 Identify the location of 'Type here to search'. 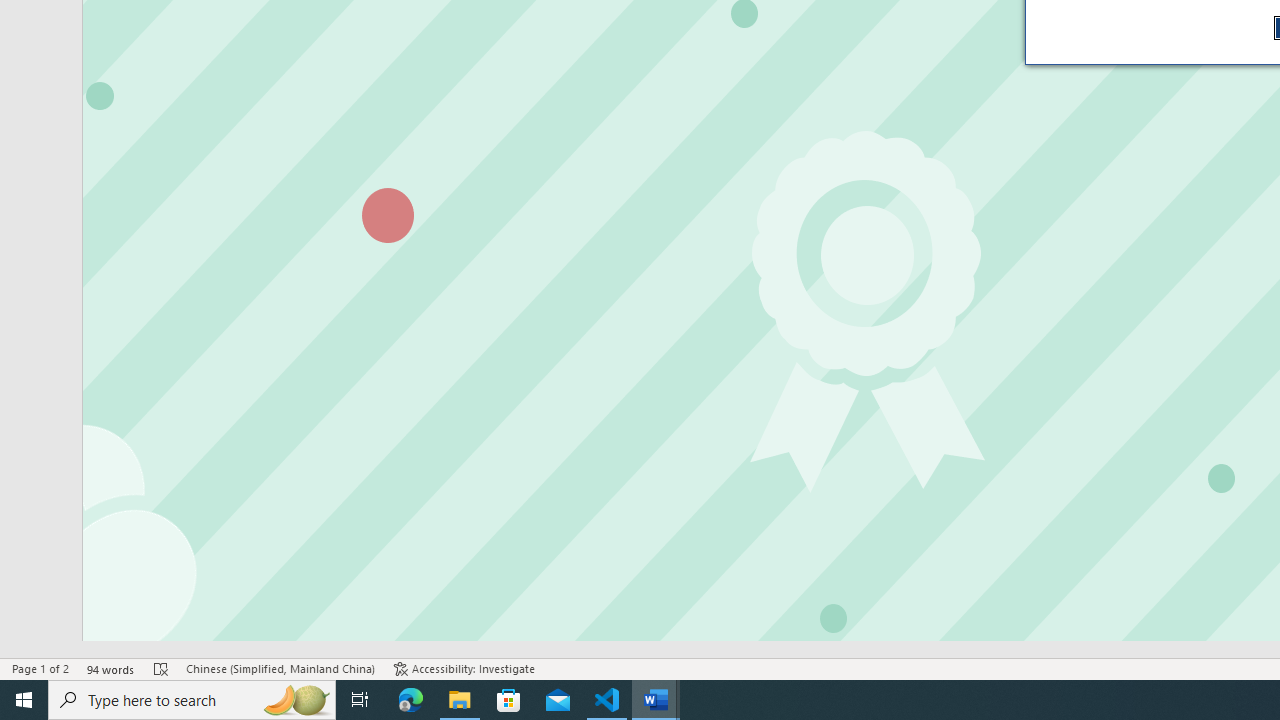
(192, 698).